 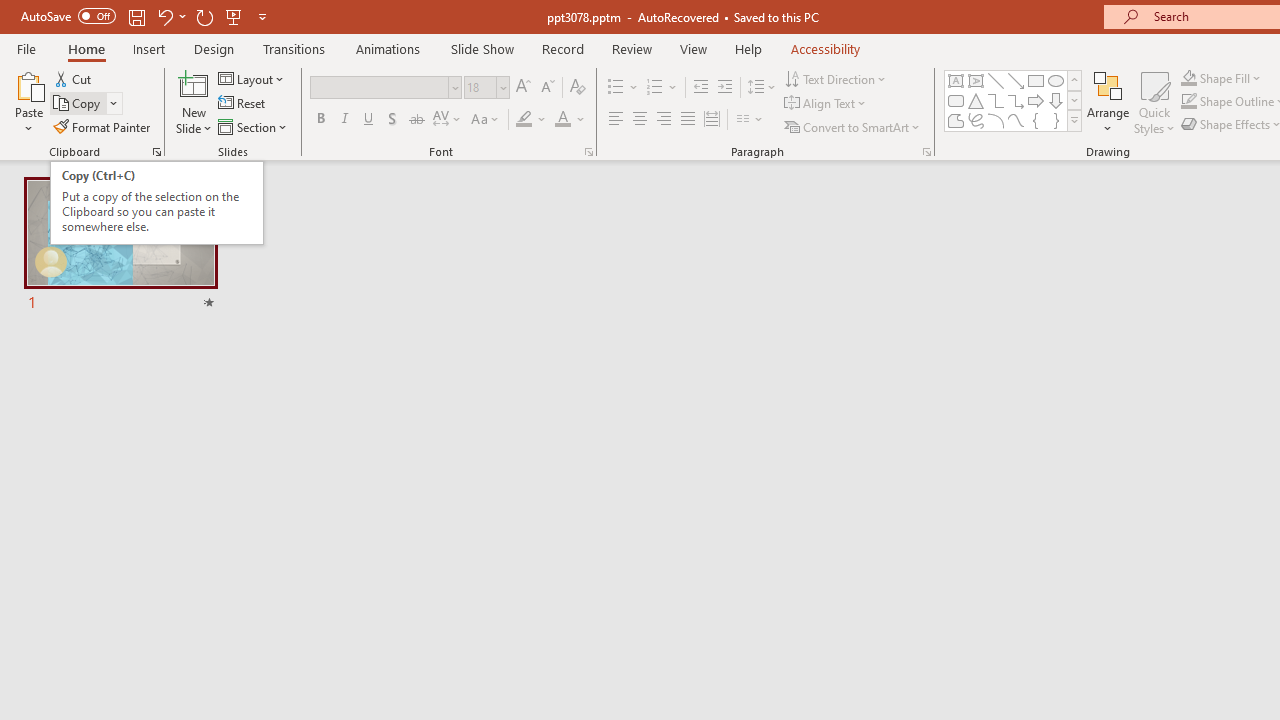 What do you see at coordinates (654, 86) in the screenshot?
I see `'Numbering'` at bounding box center [654, 86].